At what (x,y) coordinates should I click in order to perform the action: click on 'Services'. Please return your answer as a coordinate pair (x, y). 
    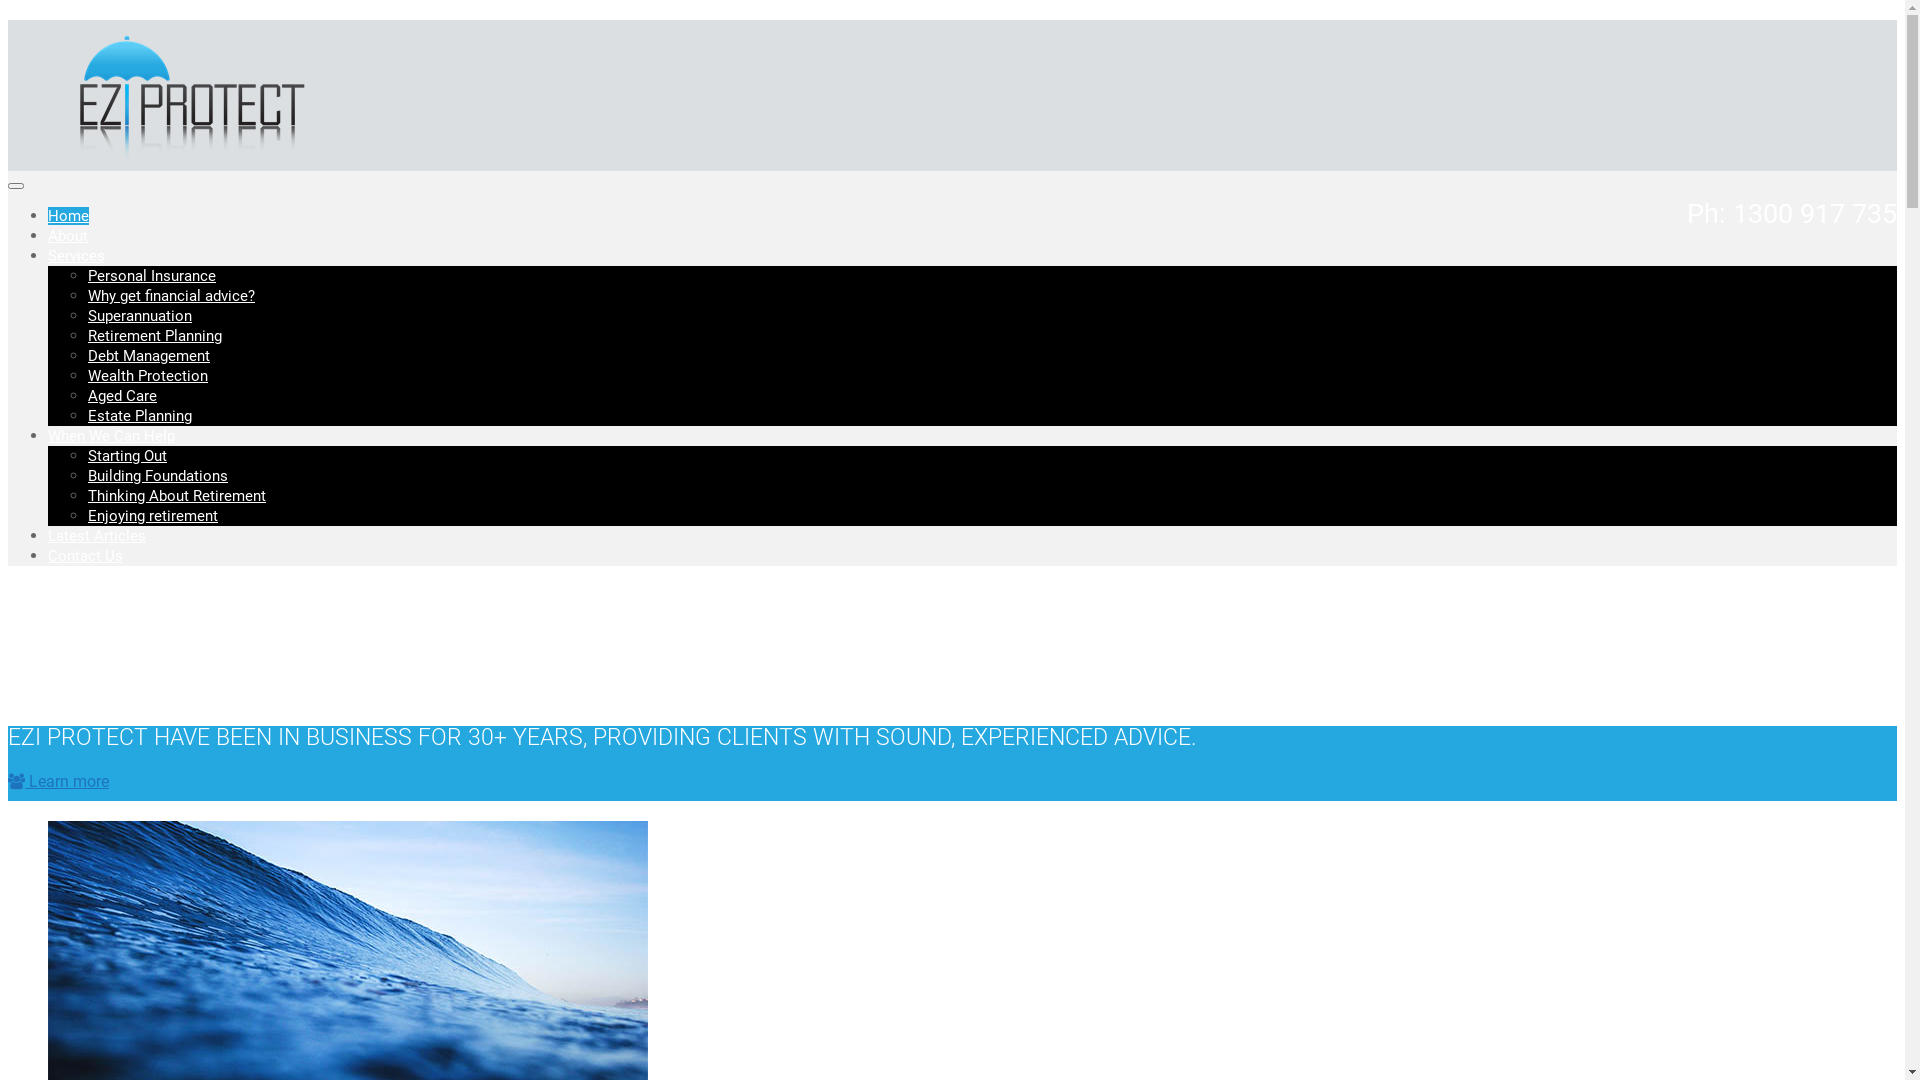
    Looking at the image, I should click on (48, 254).